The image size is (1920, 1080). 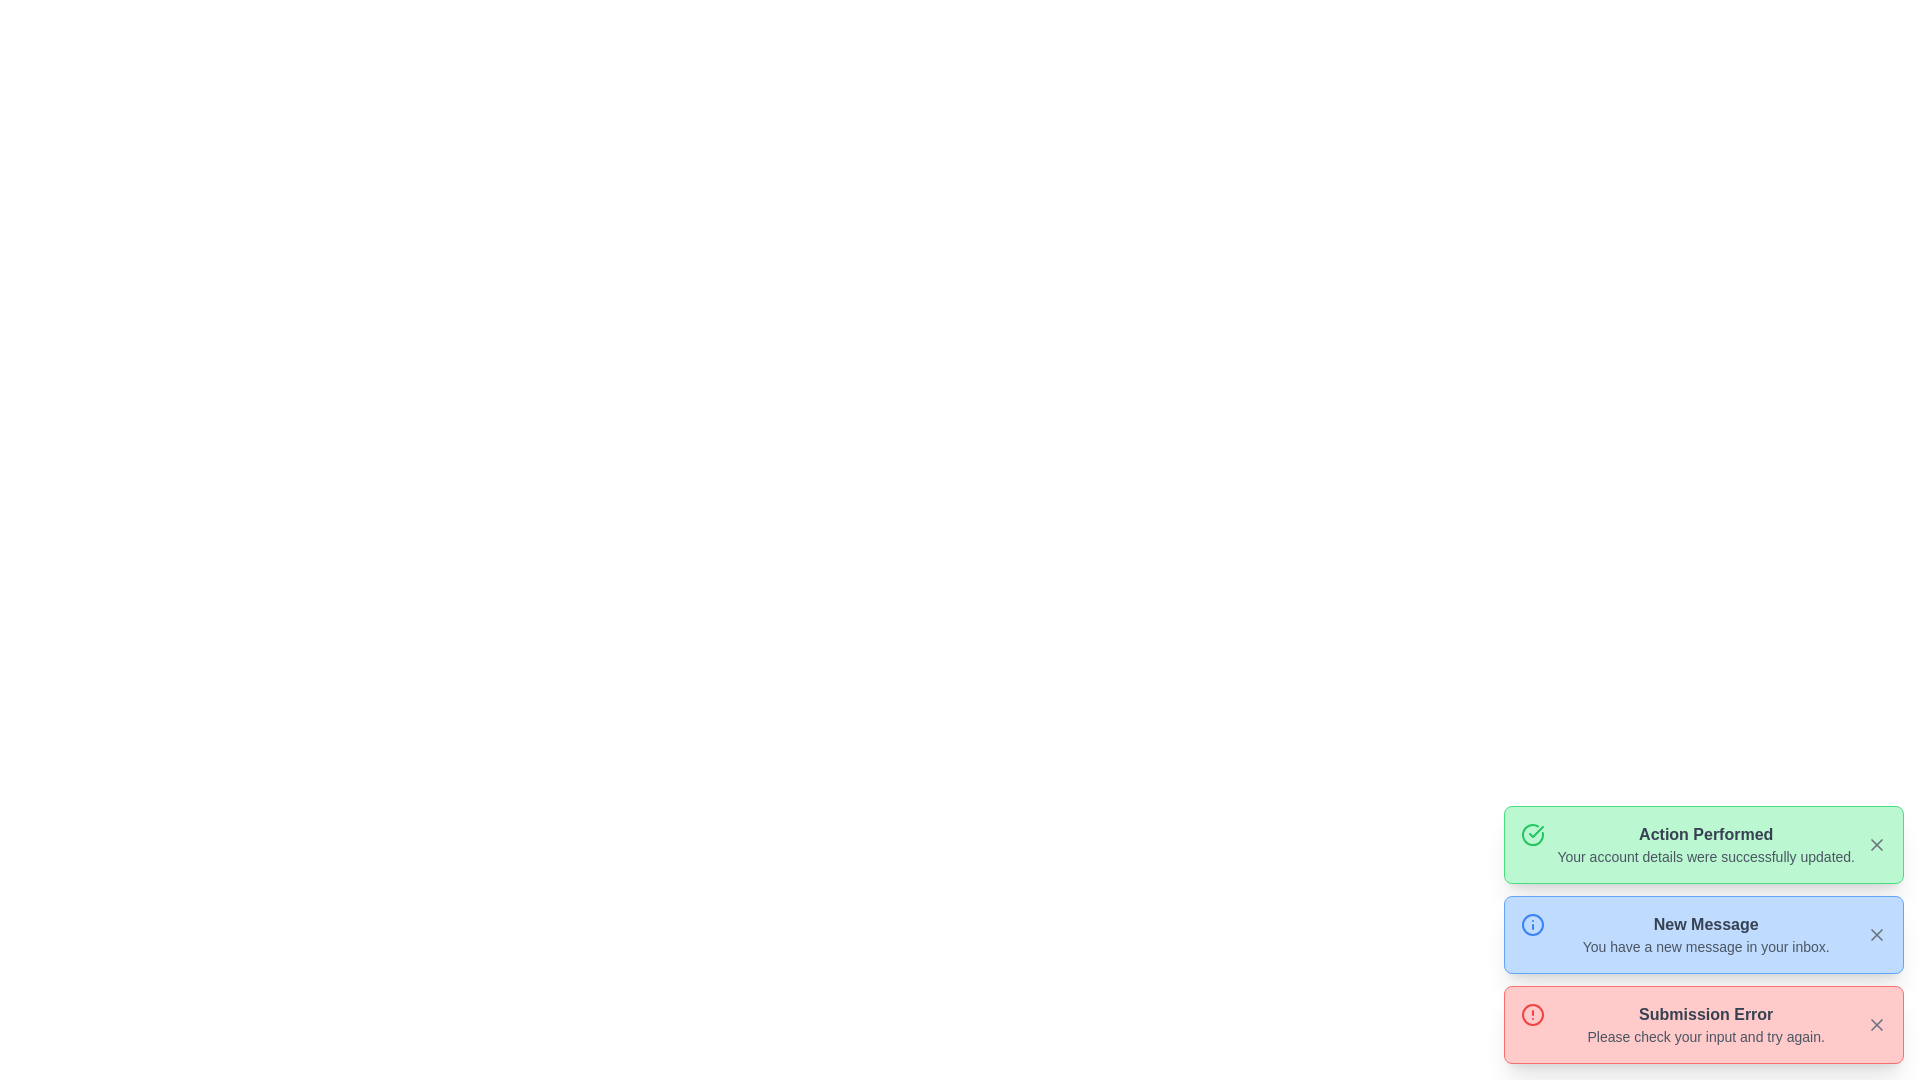 I want to click on the 'X' icon in the upper-right corner of the blue notification bar, so click(x=1875, y=934).